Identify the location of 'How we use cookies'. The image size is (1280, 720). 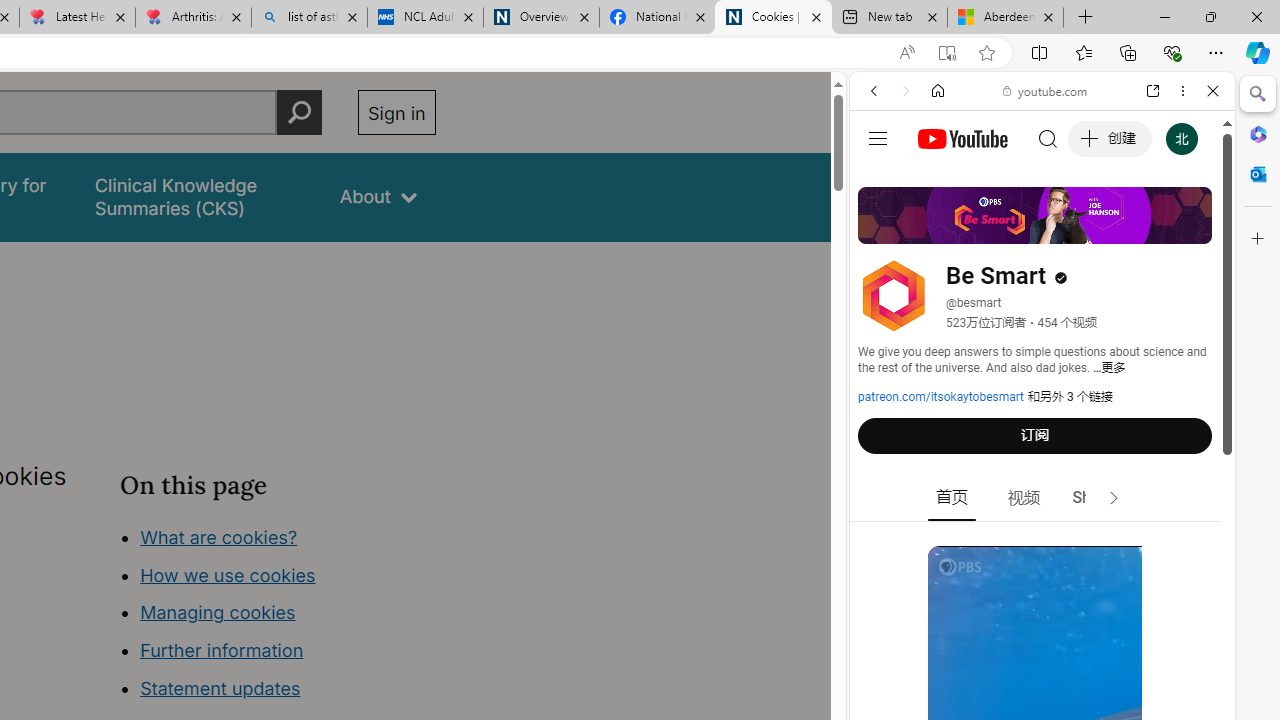
(227, 574).